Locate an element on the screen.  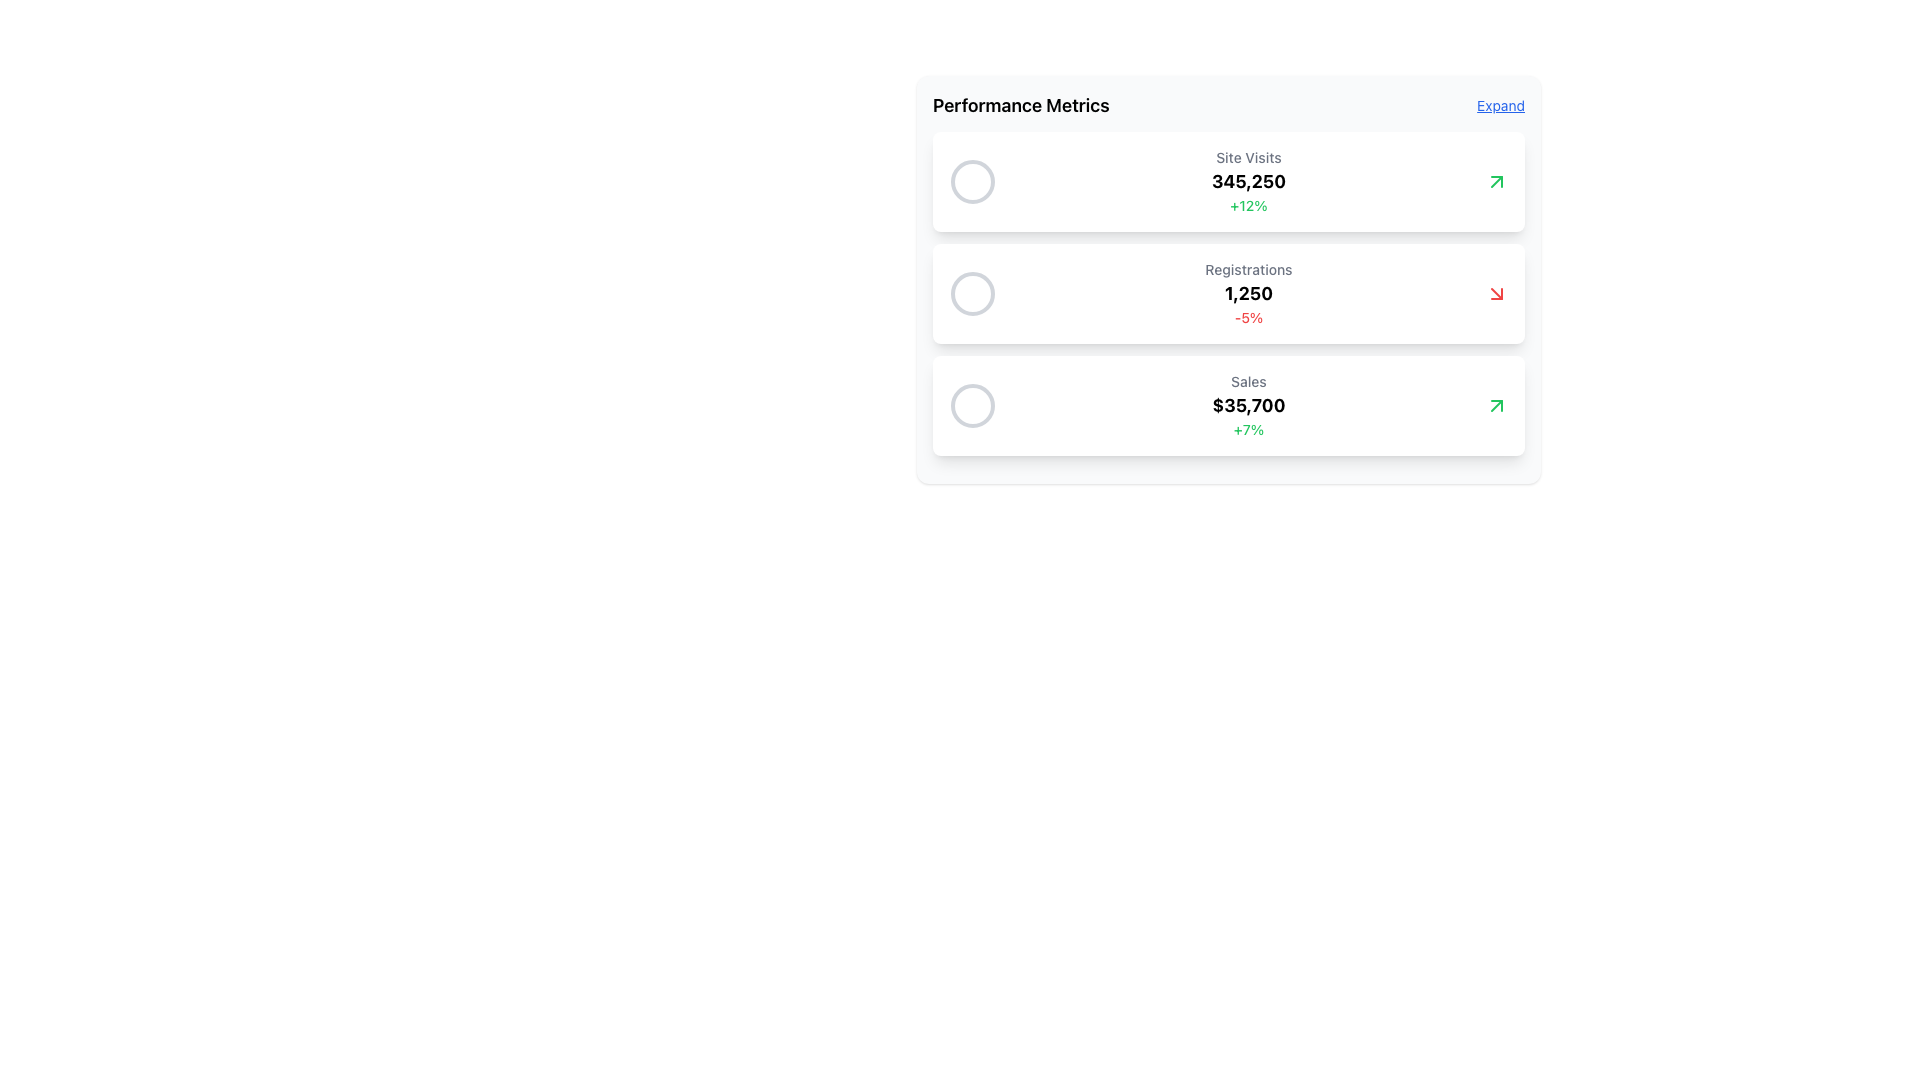
the green upward and rightward pointing arrow icon, which is the far-right component of the 'Site Visits' statistics card in the 'Performance Metrics' section is located at coordinates (1497, 181).